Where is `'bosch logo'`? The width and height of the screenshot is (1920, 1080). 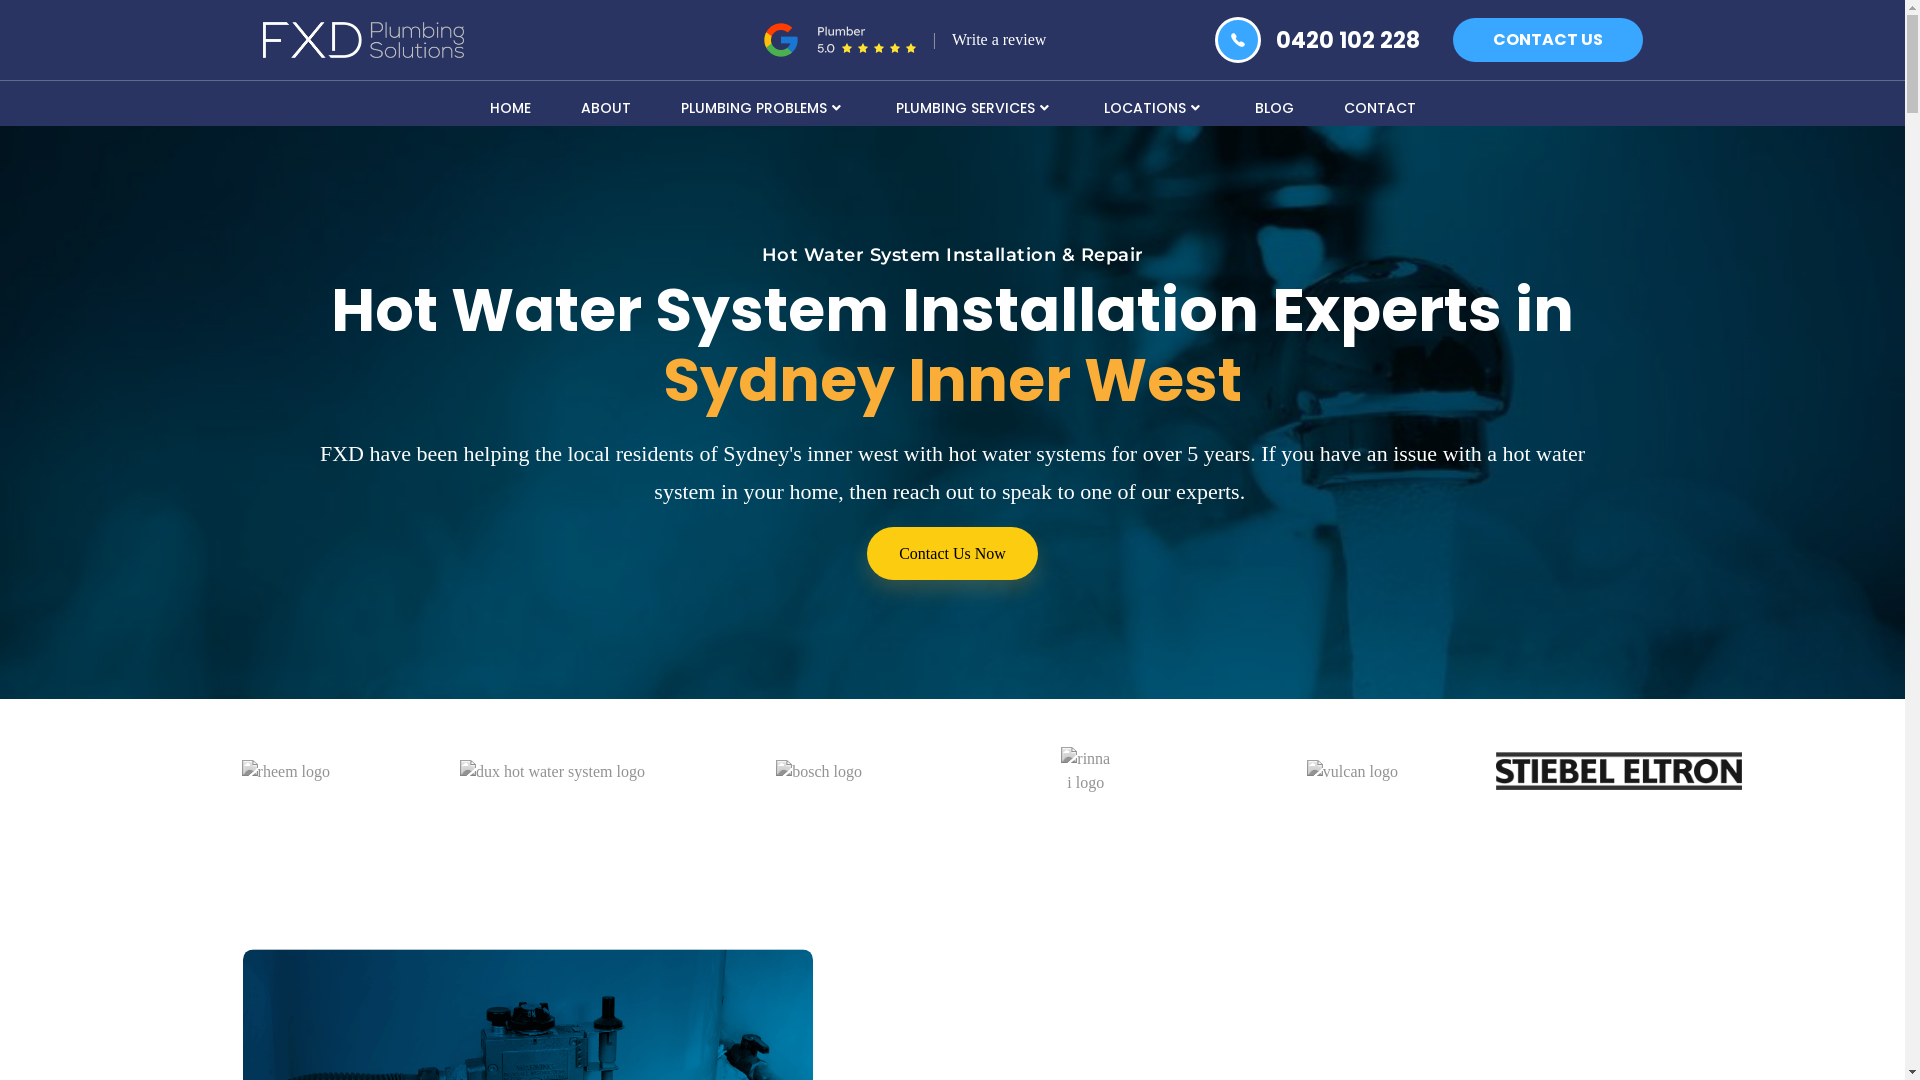 'bosch logo' is located at coordinates (819, 770).